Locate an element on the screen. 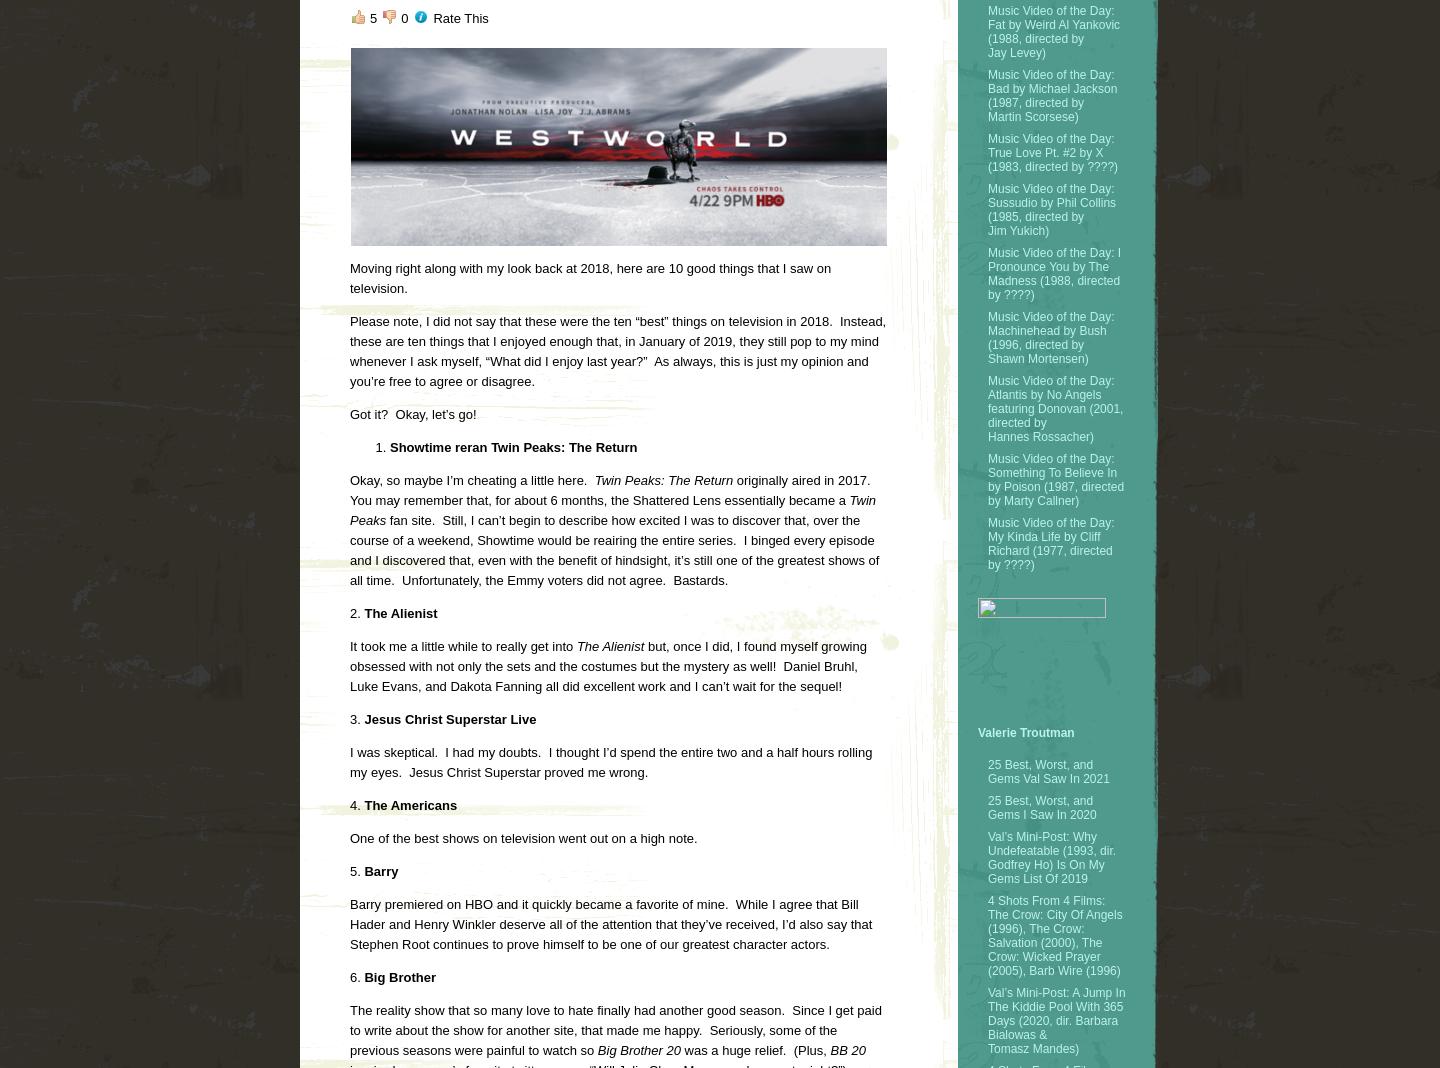 This screenshot has width=1440, height=1068. '5.' is located at coordinates (354, 870).